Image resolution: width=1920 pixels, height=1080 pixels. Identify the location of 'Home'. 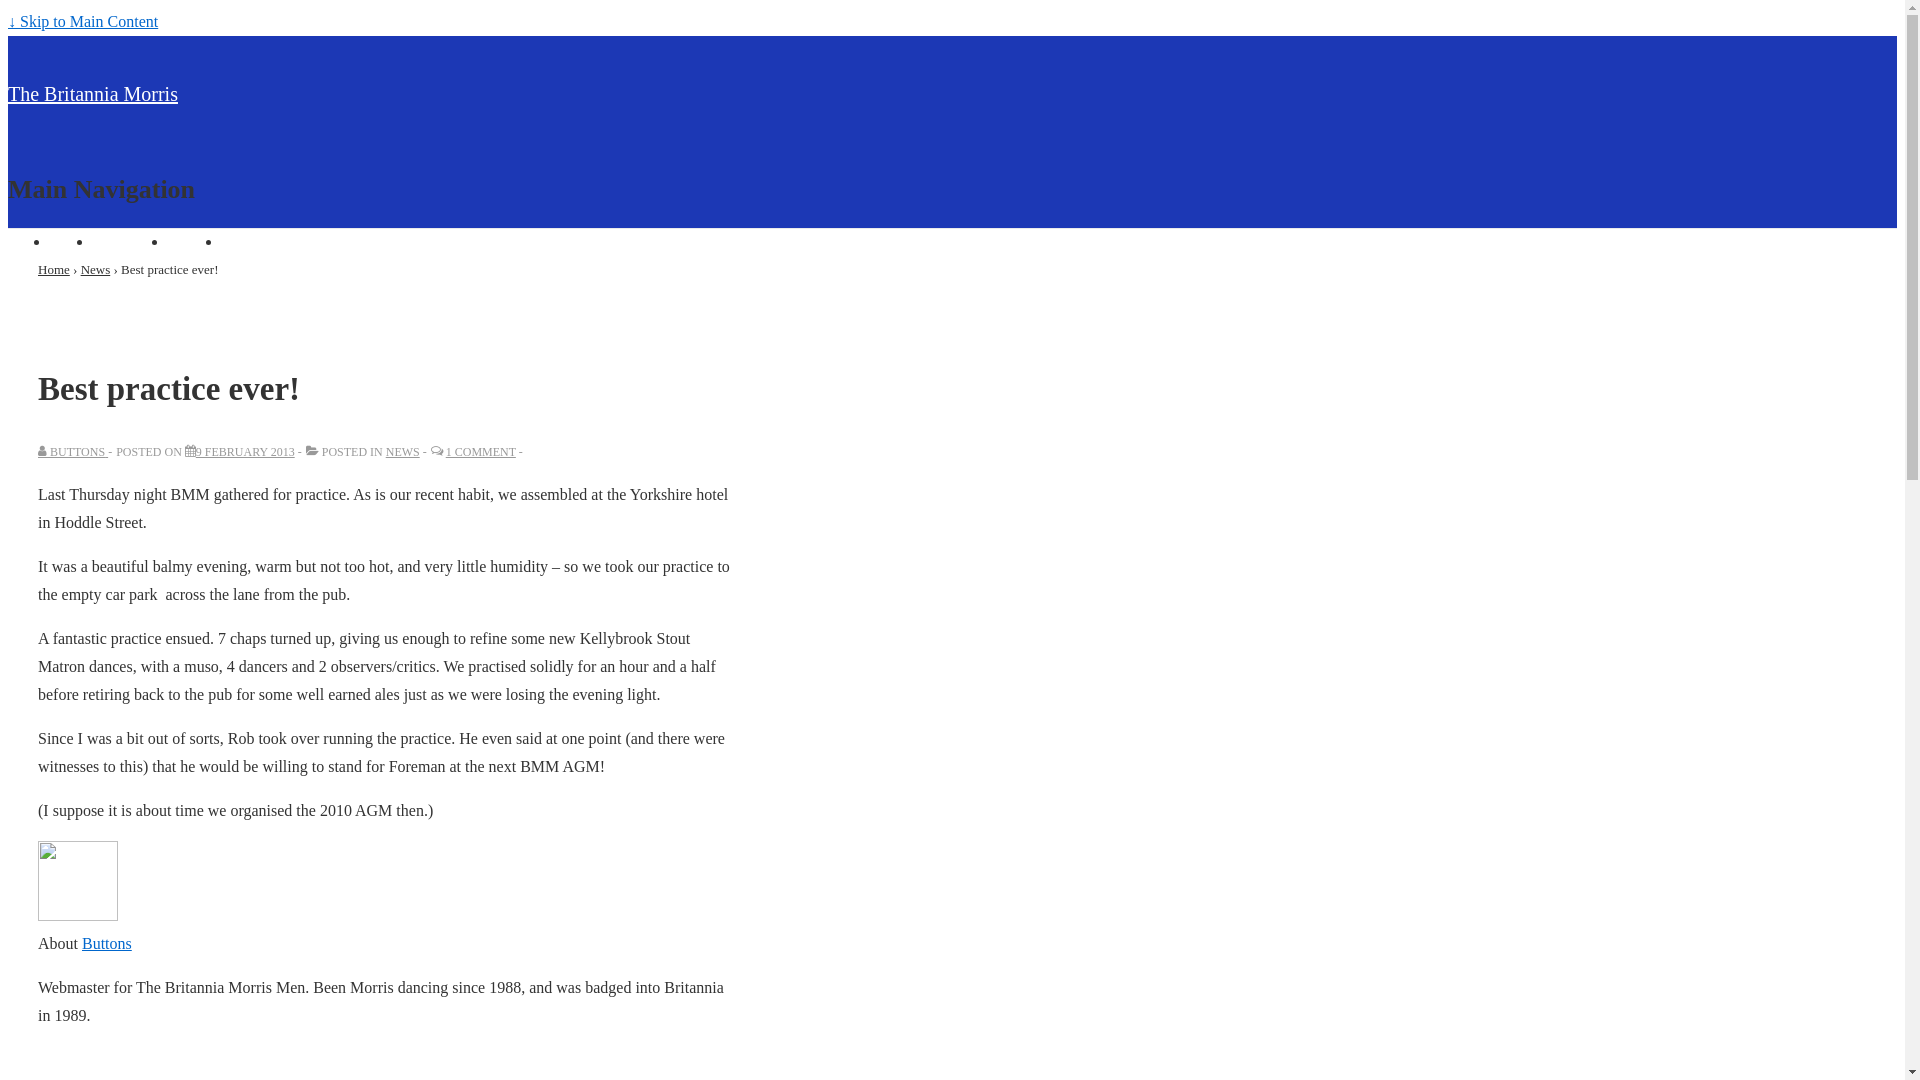
(70, 240).